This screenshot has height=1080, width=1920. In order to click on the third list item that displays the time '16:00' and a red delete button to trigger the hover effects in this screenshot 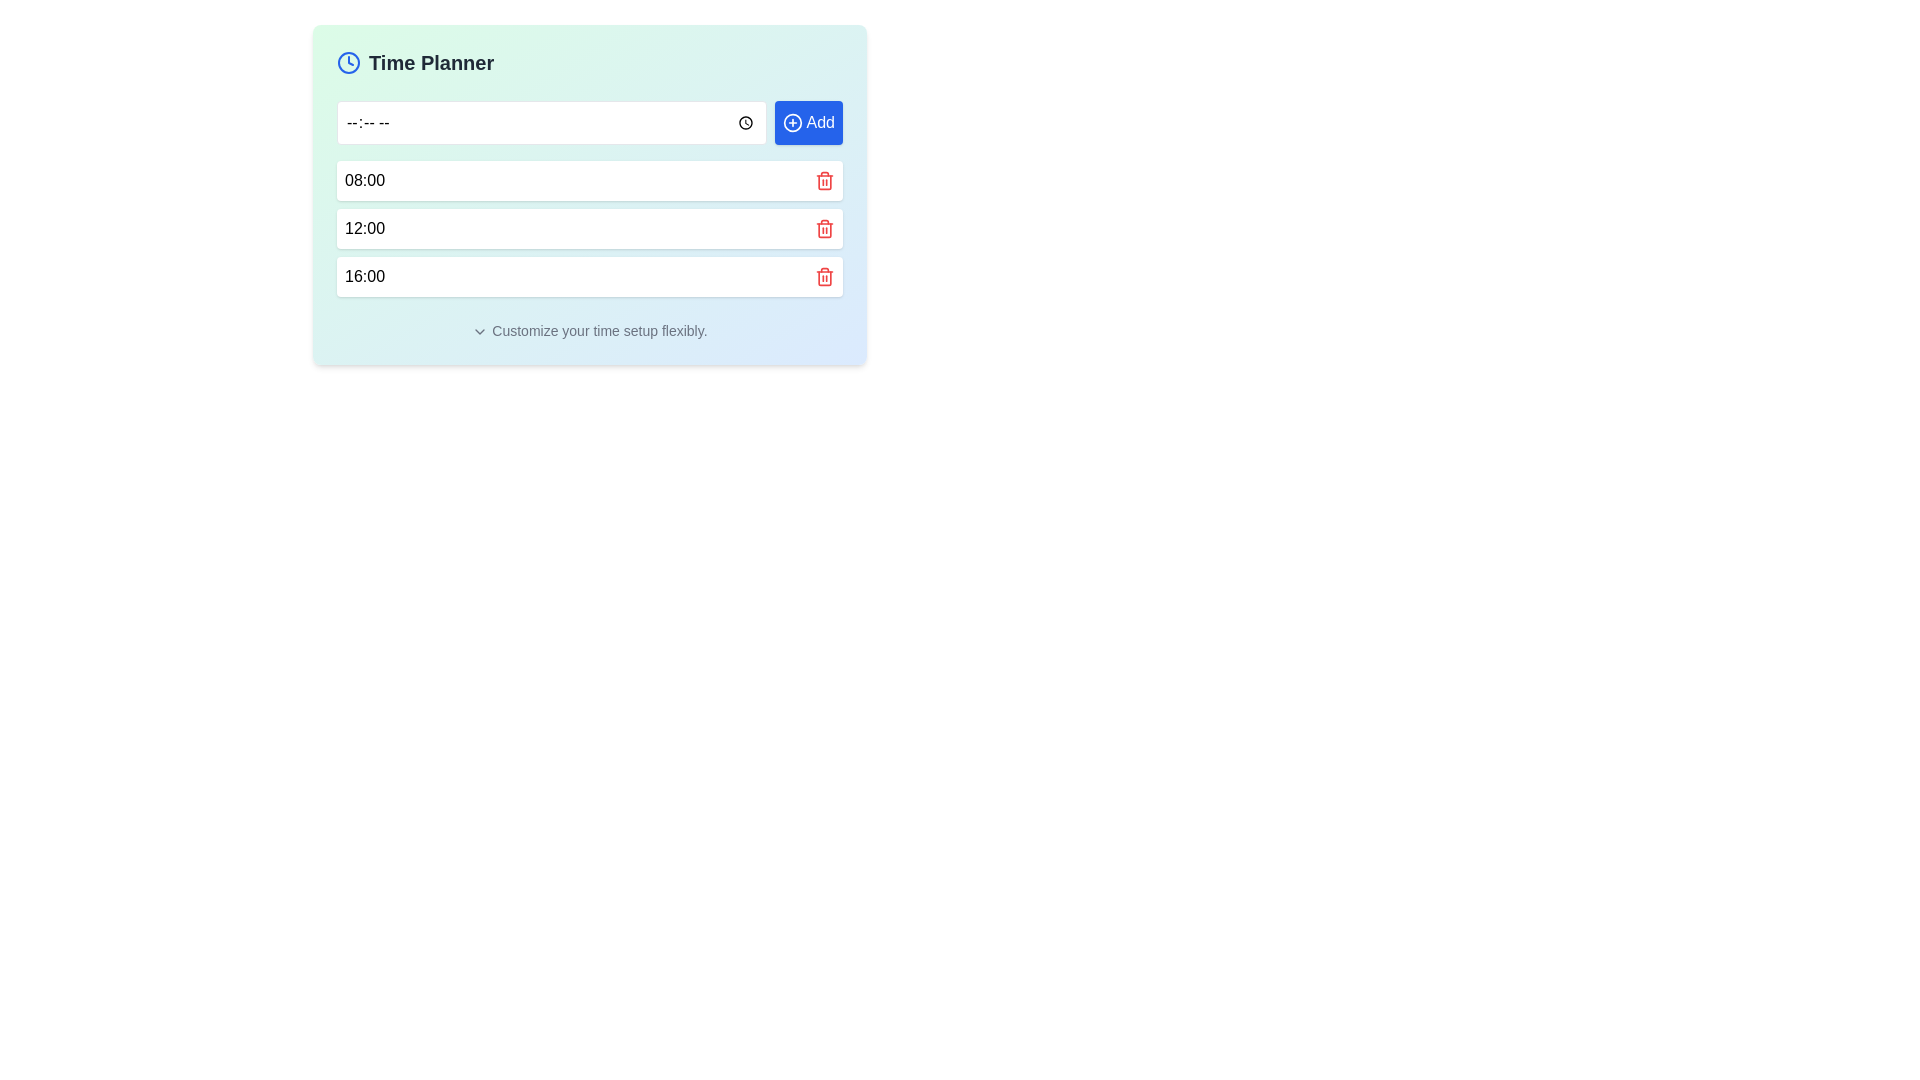, I will do `click(589, 277)`.